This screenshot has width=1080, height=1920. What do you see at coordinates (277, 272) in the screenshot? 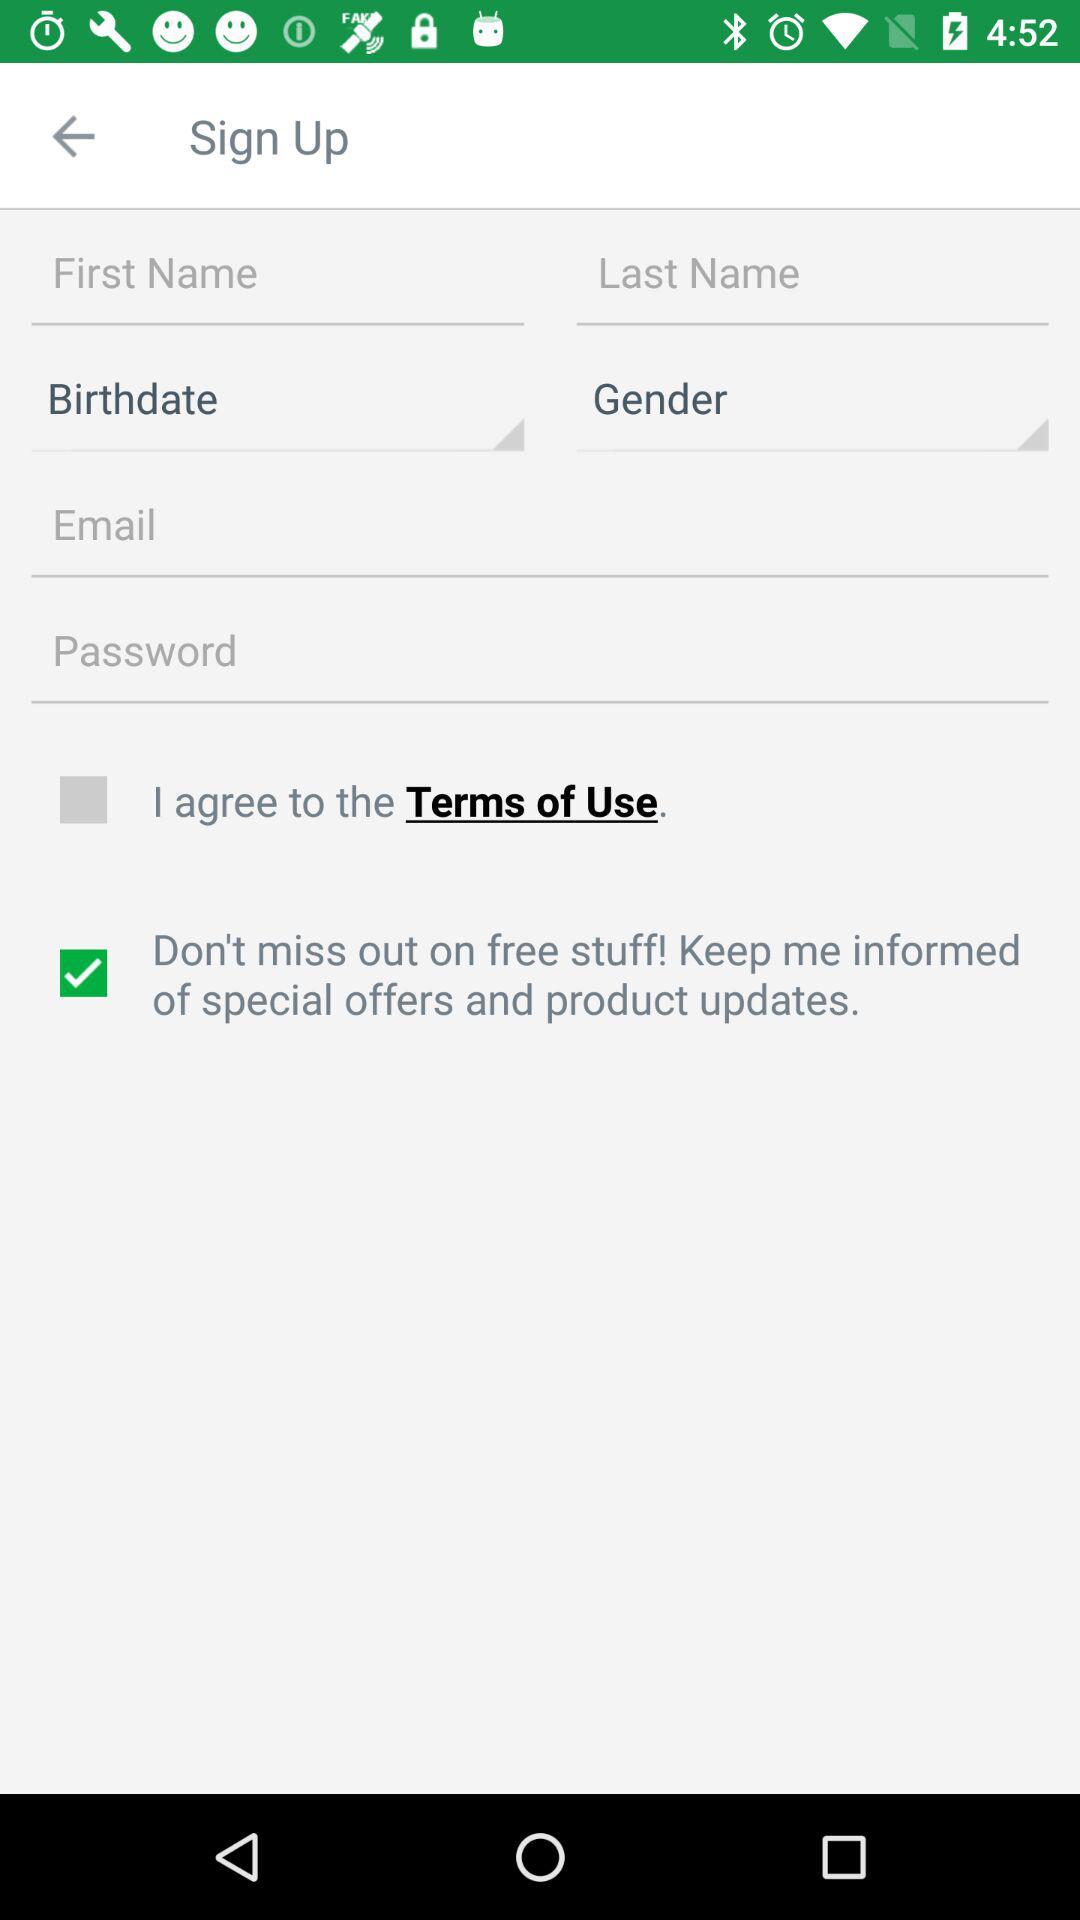
I see `name field` at bounding box center [277, 272].